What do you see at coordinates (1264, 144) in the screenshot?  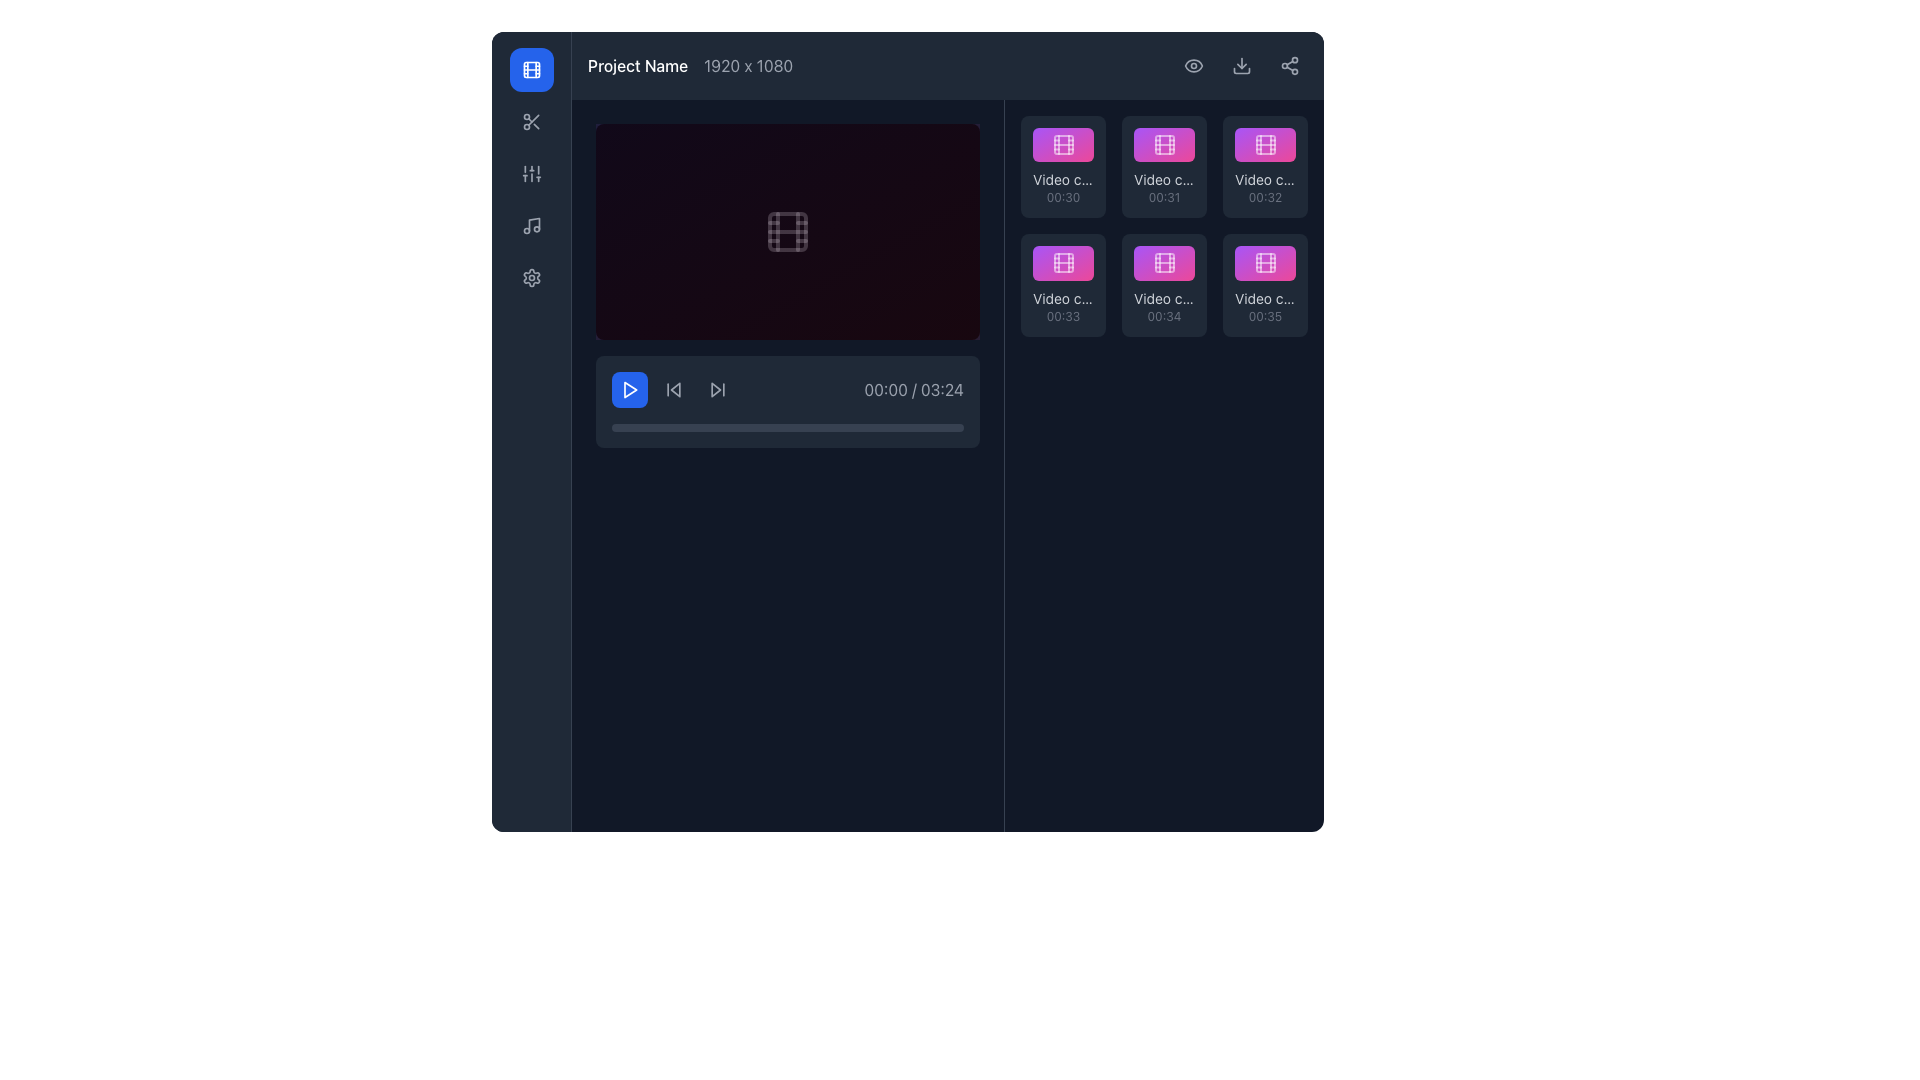 I see `the square icon with rounded corners that represents the video thumbnail labeled 'Video 00:32', located in the second column of the grid layout` at bounding box center [1264, 144].